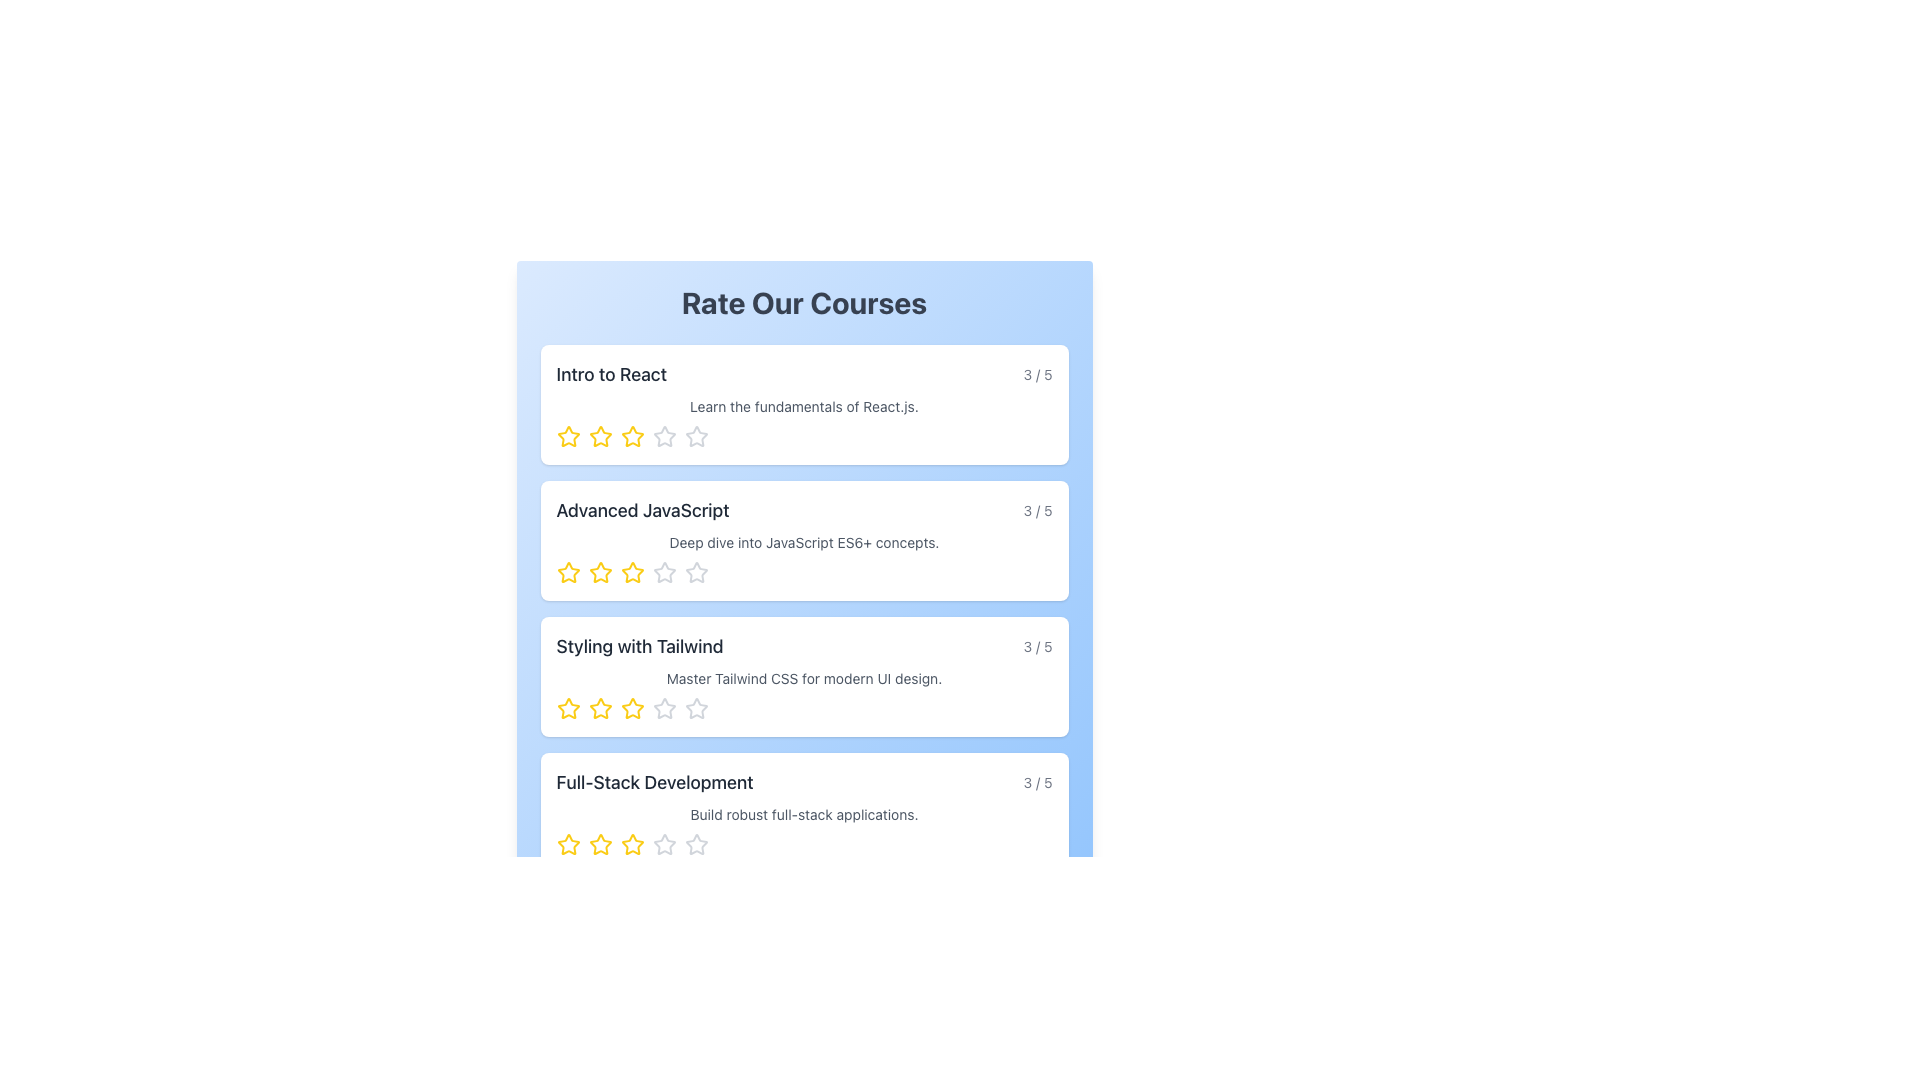 This screenshot has width=1920, height=1080. Describe the element at coordinates (567, 572) in the screenshot. I see `the first star icon in the rating section for the 'Advanced JavaScript' course to provide a rating` at that location.